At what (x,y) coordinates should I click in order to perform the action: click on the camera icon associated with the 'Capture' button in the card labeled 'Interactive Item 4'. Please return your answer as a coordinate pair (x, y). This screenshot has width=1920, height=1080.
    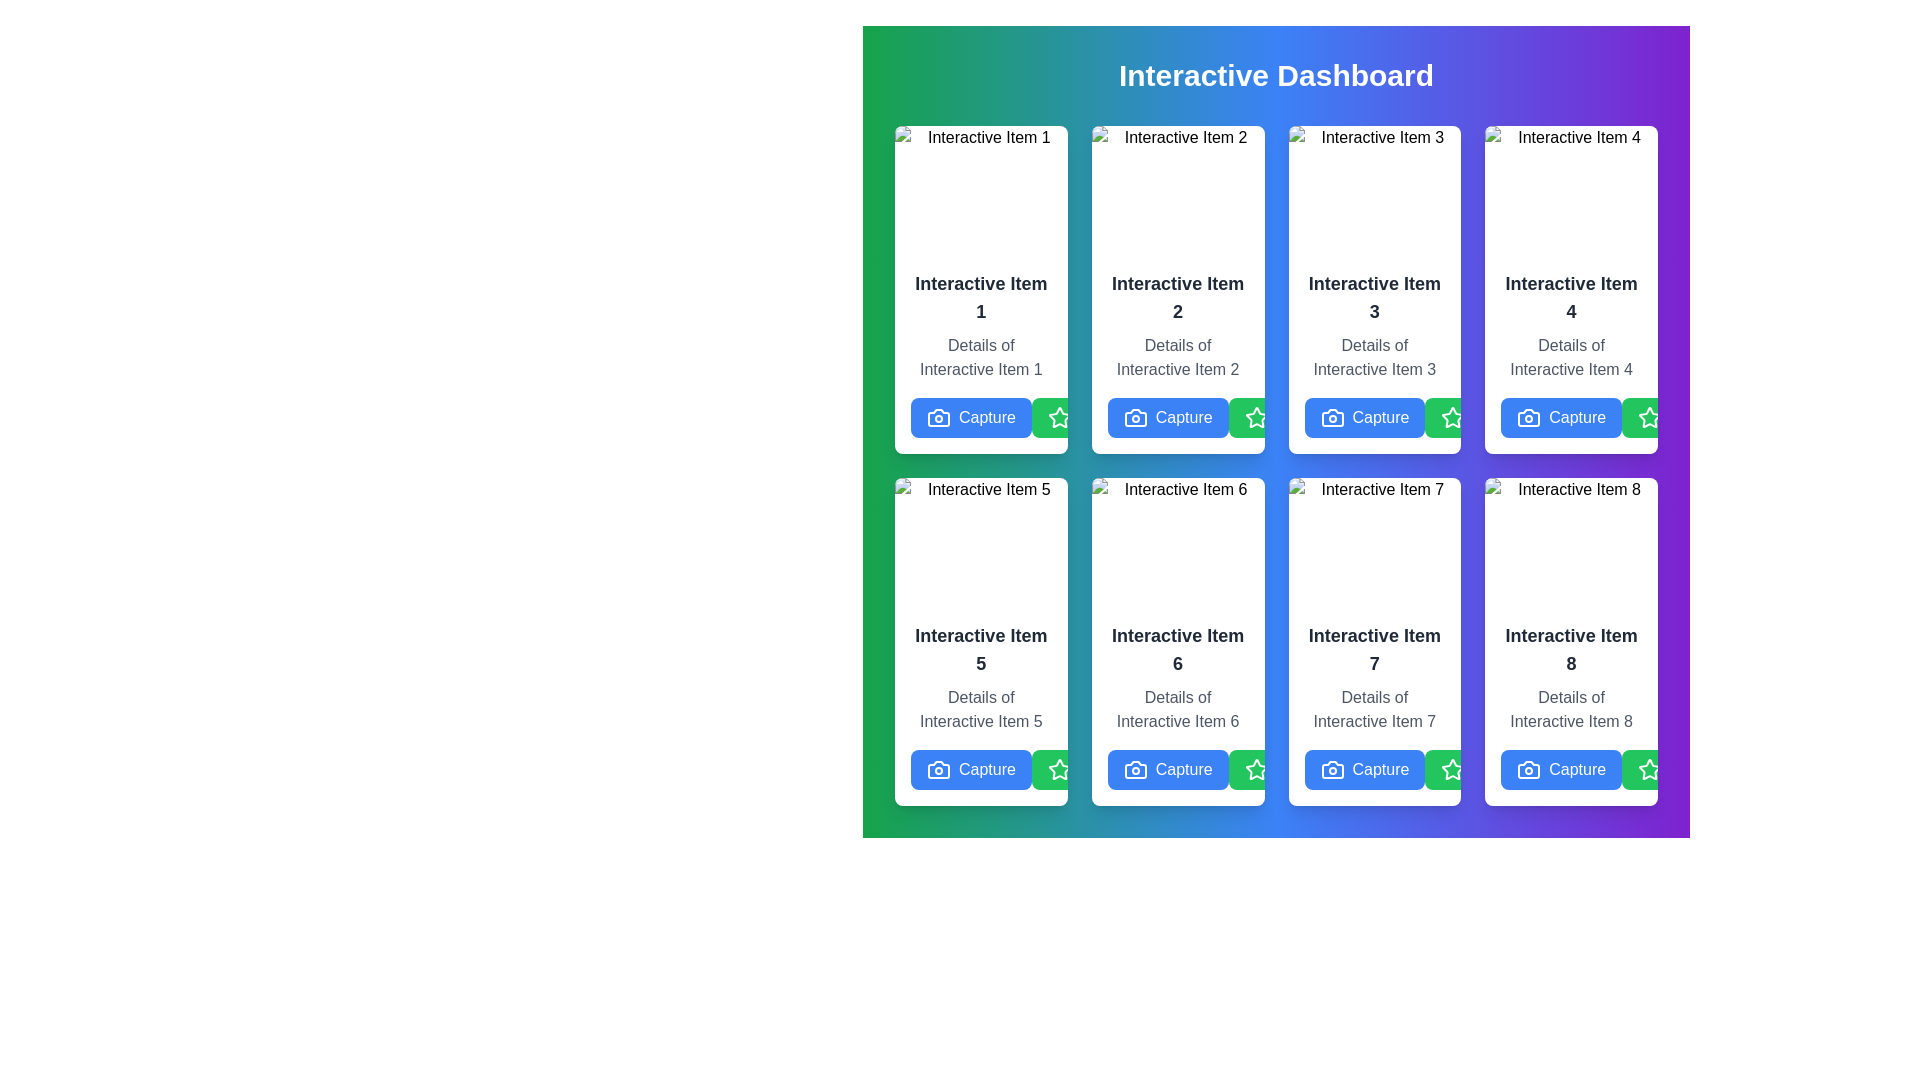
    Looking at the image, I should click on (1528, 416).